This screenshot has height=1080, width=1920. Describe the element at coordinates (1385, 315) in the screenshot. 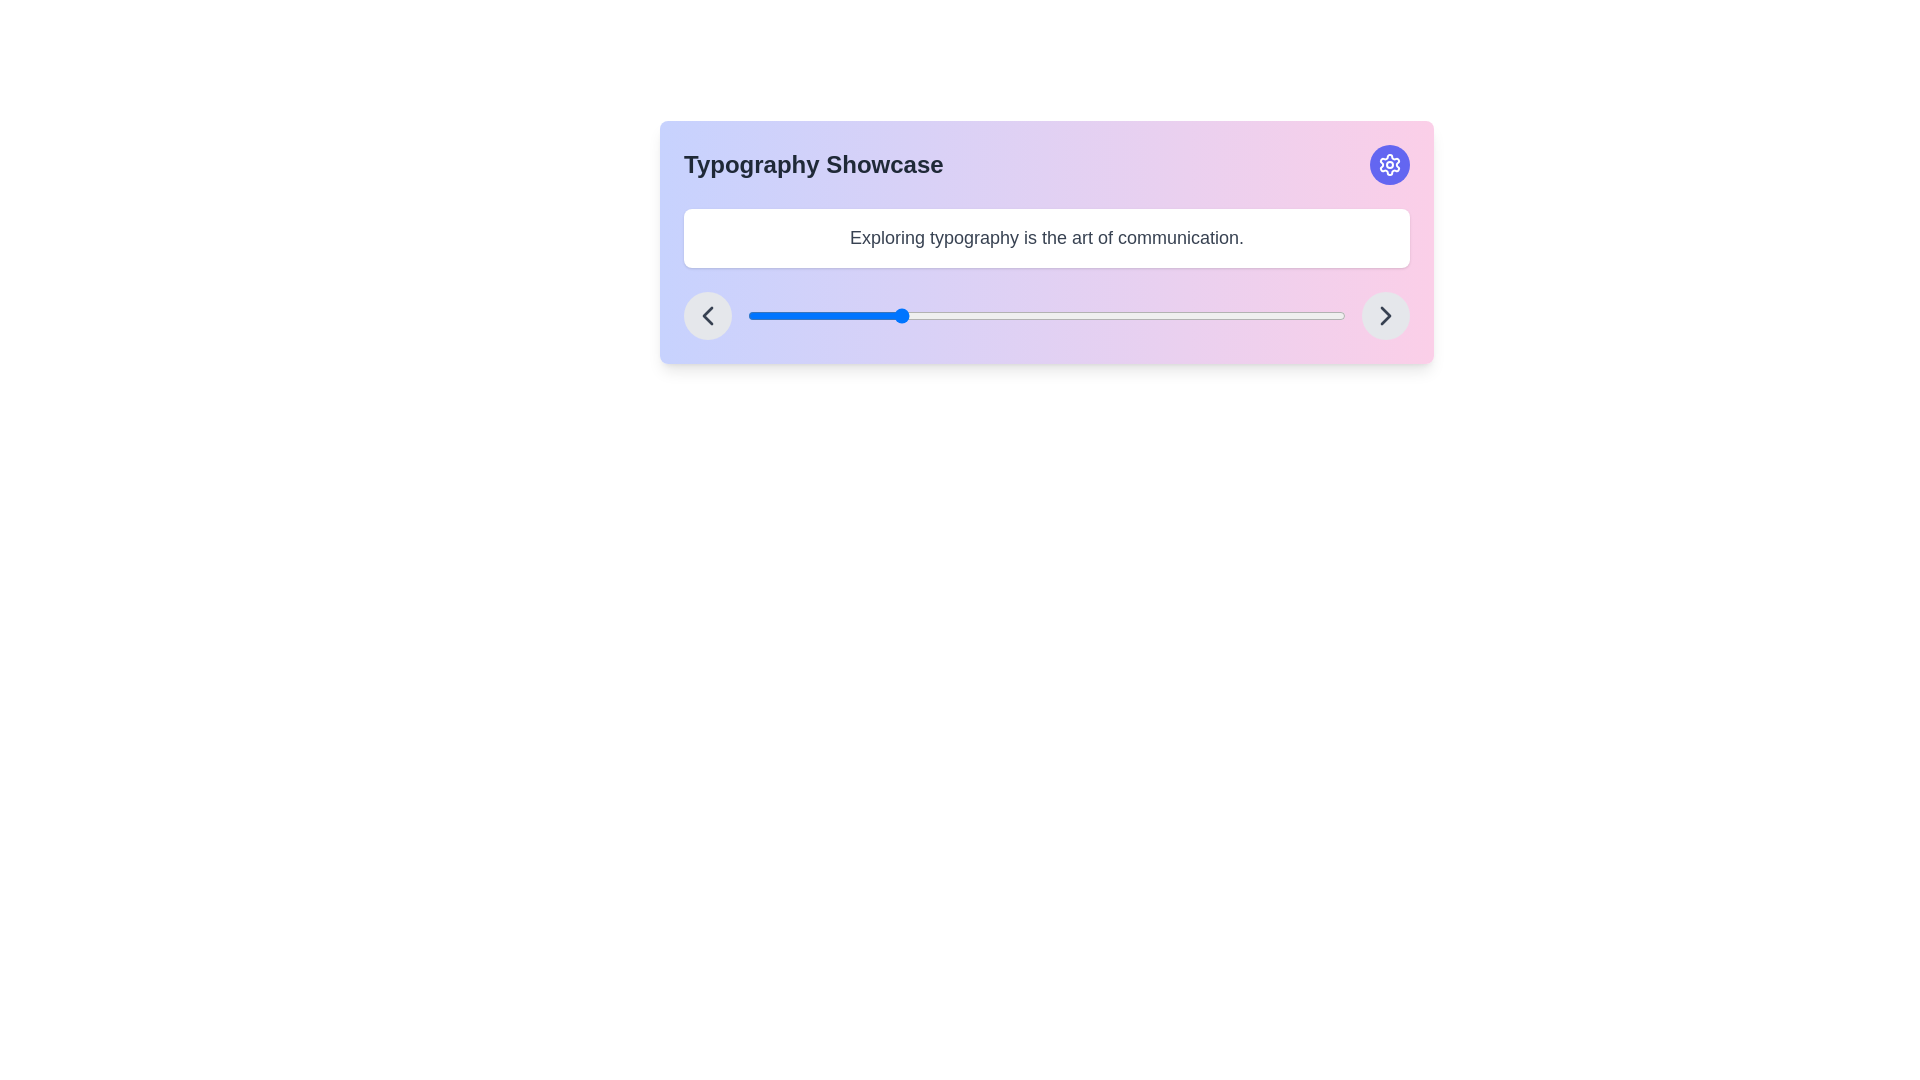

I see `the right-pointing chevron arrow SVG graphic nested within a circular button in the lower-right corner of the card` at that location.